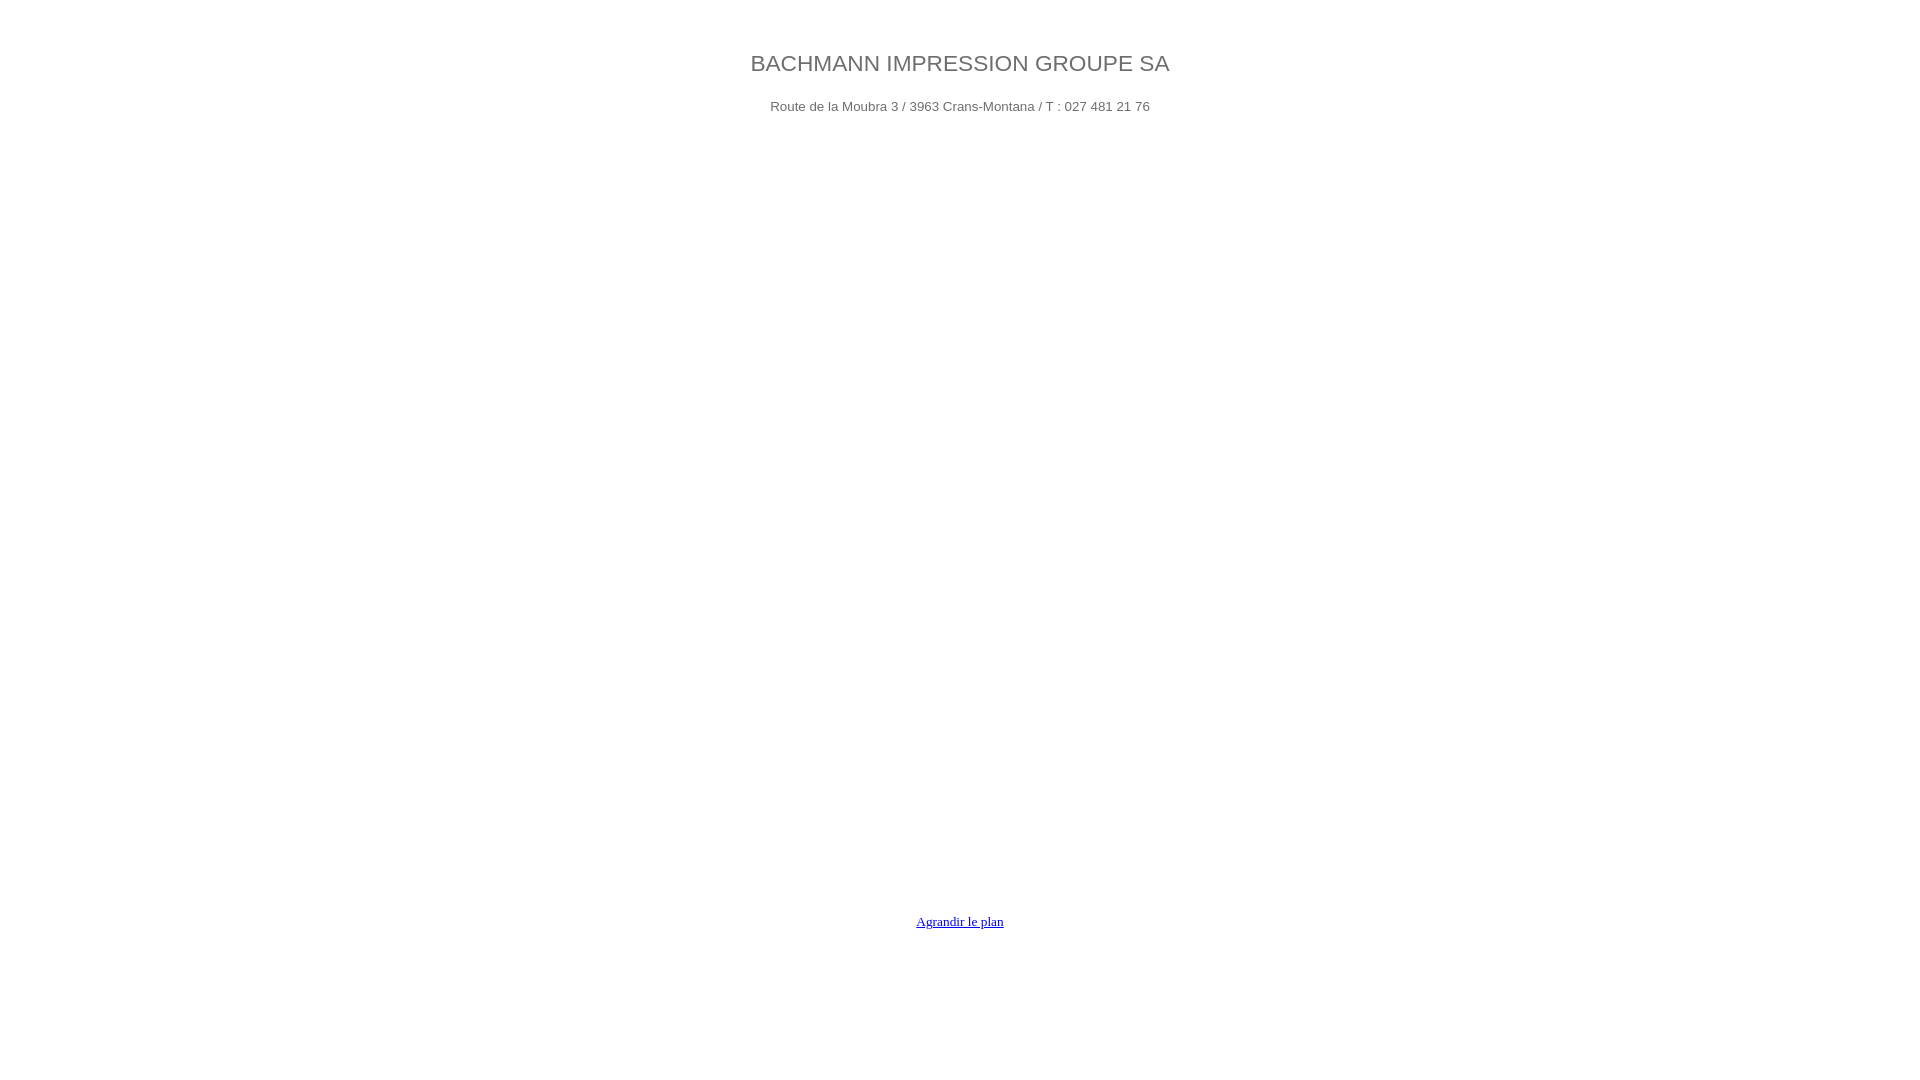  I want to click on 'Agrandir le plan', so click(958, 921).